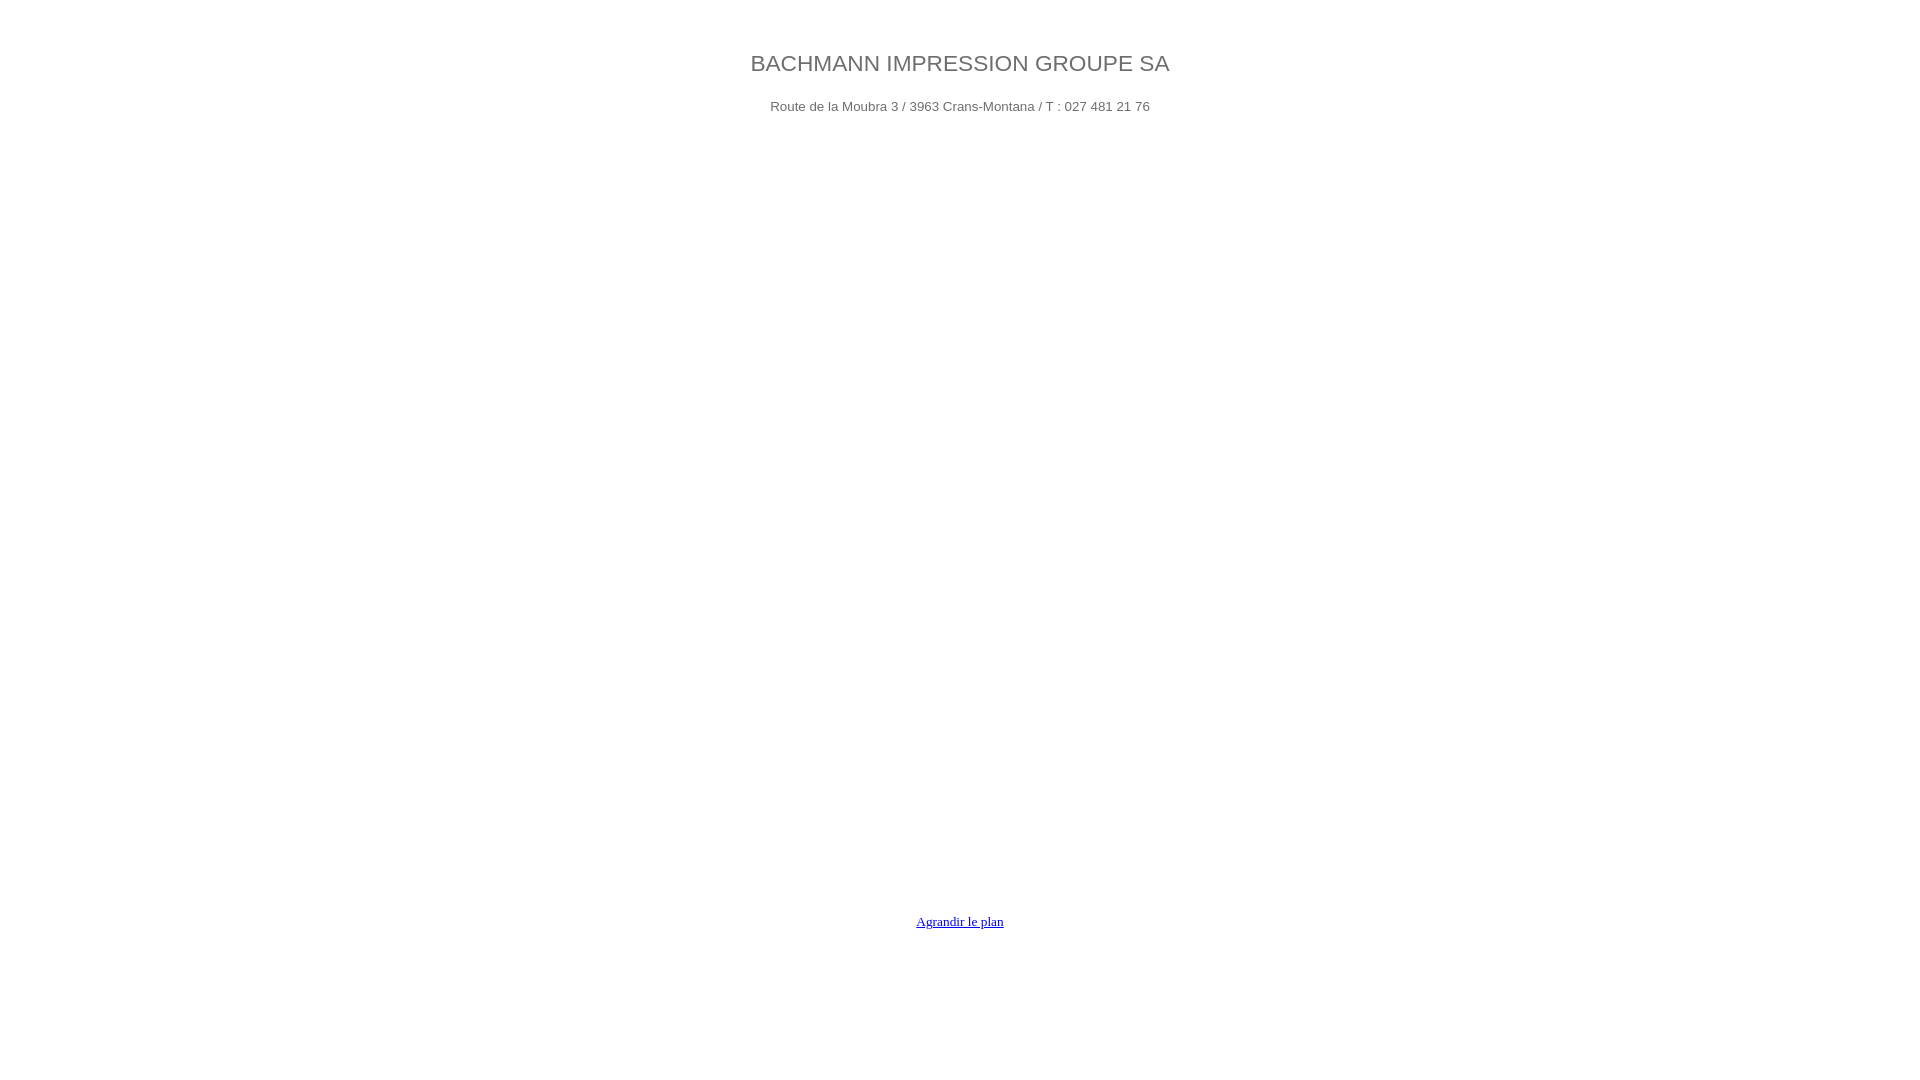  I want to click on 'Agrandir le plan', so click(958, 921).